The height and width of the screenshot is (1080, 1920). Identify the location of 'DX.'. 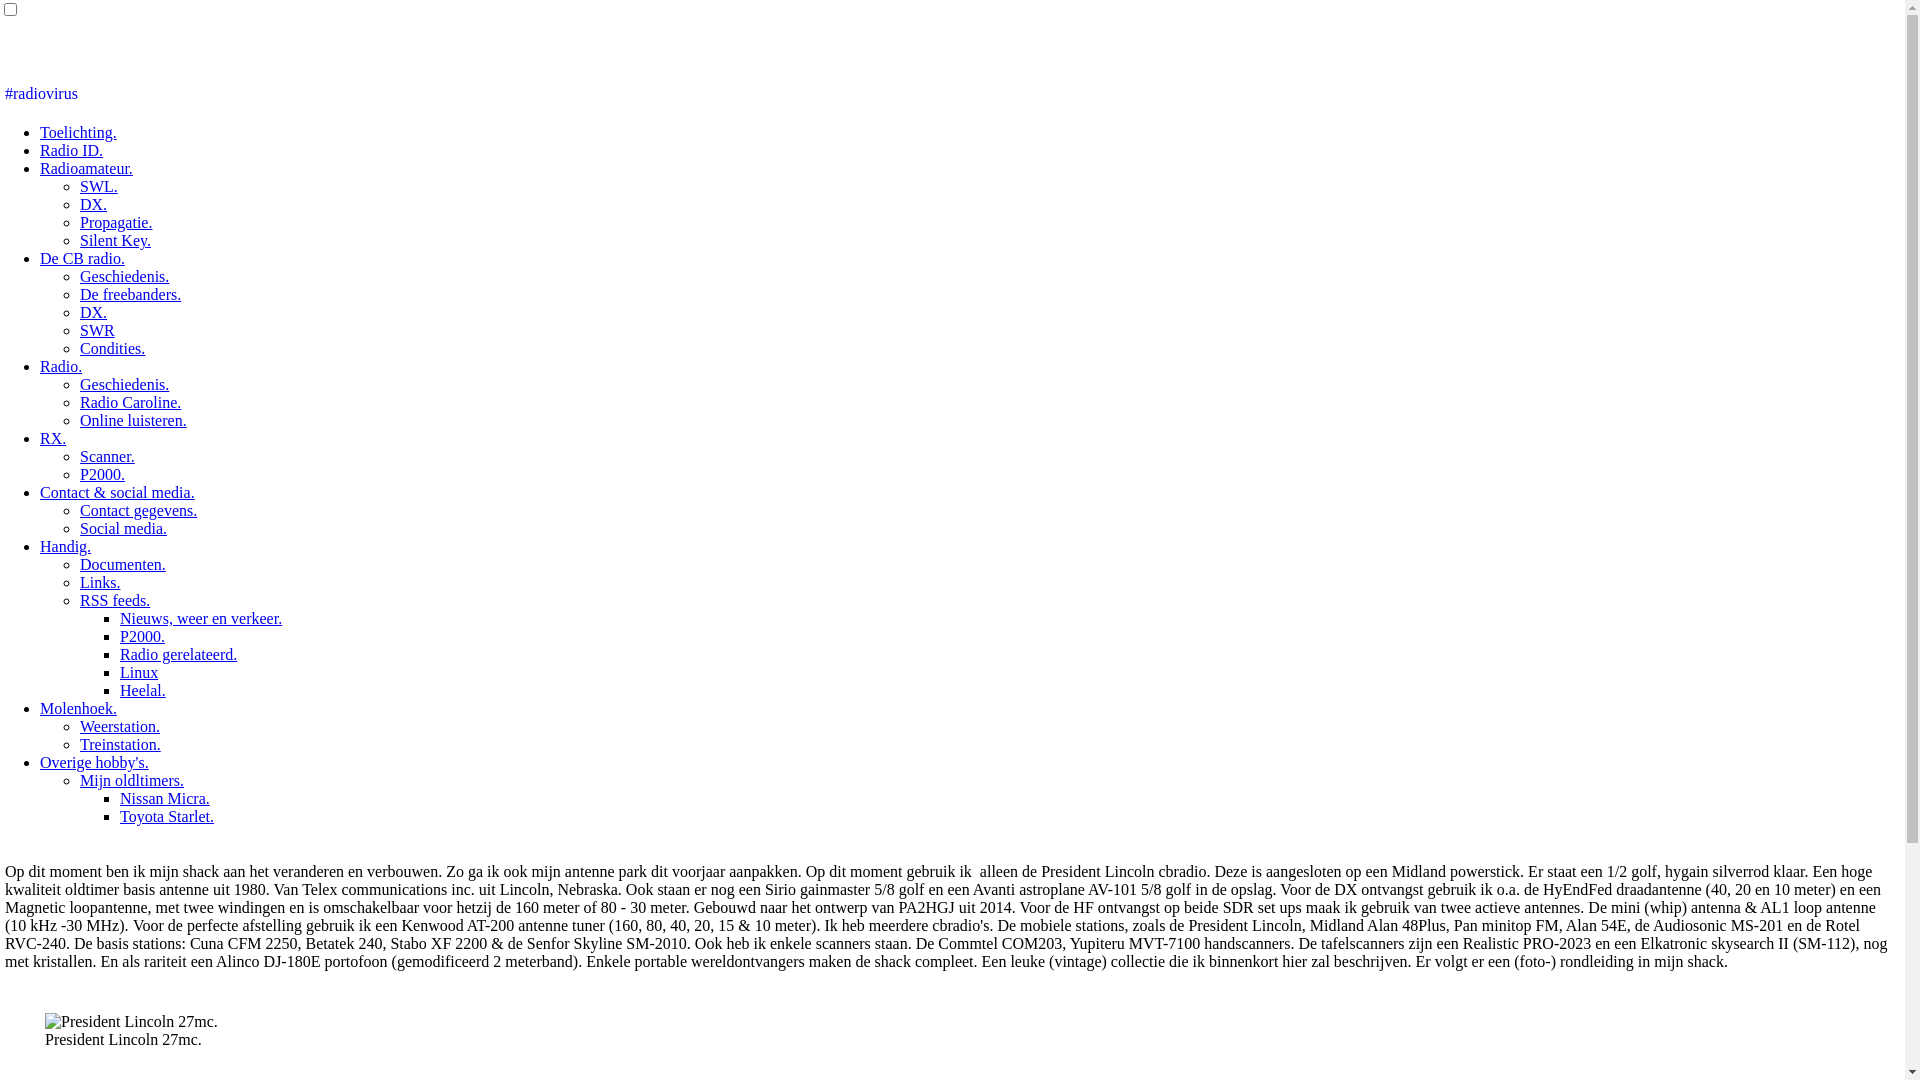
(92, 312).